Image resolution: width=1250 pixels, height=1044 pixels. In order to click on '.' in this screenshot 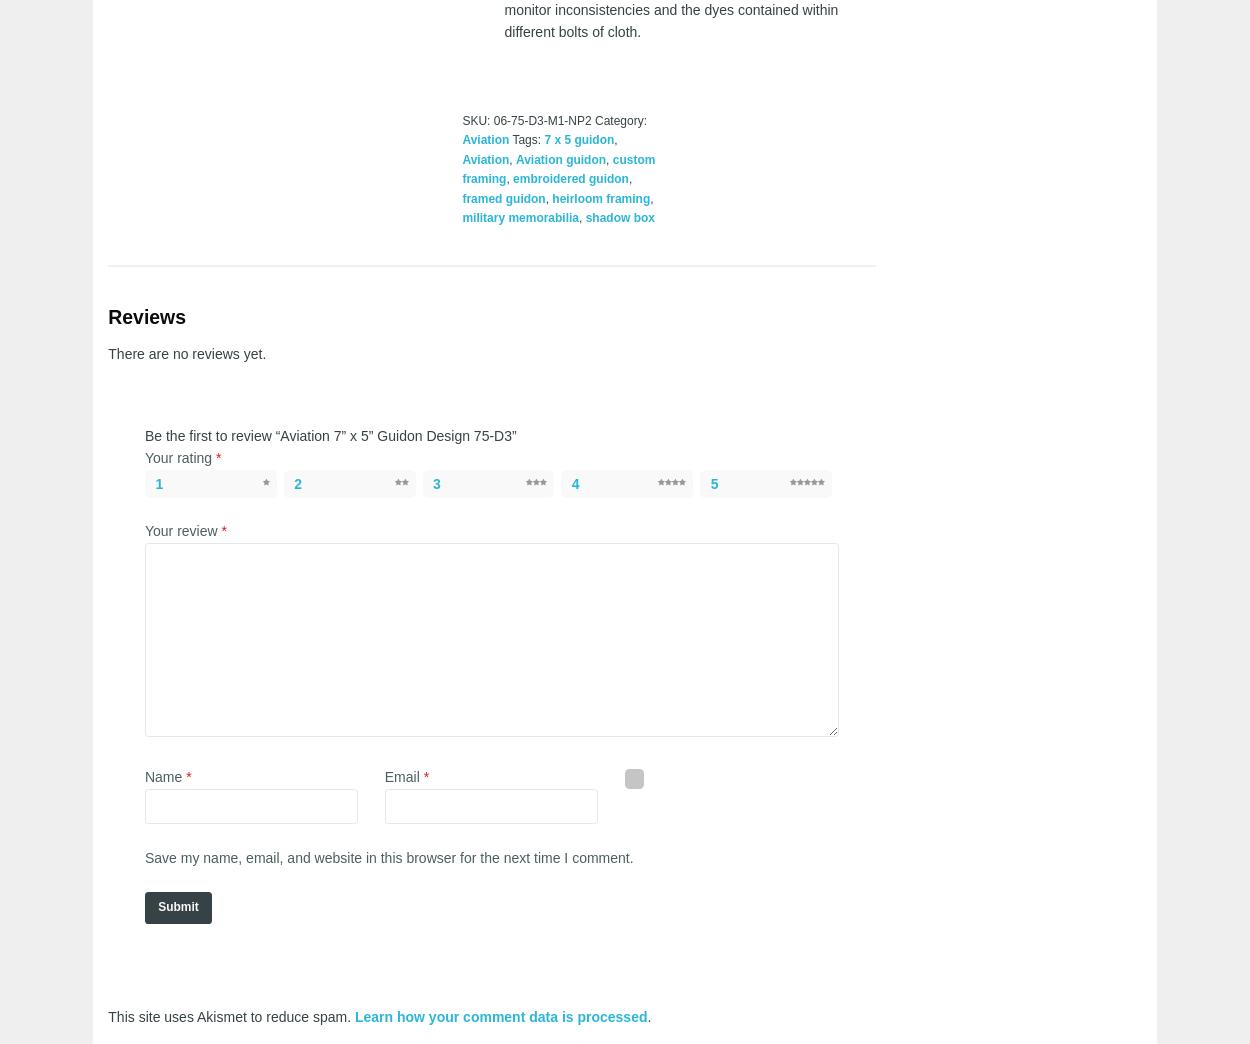, I will do `click(646, 1016)`.